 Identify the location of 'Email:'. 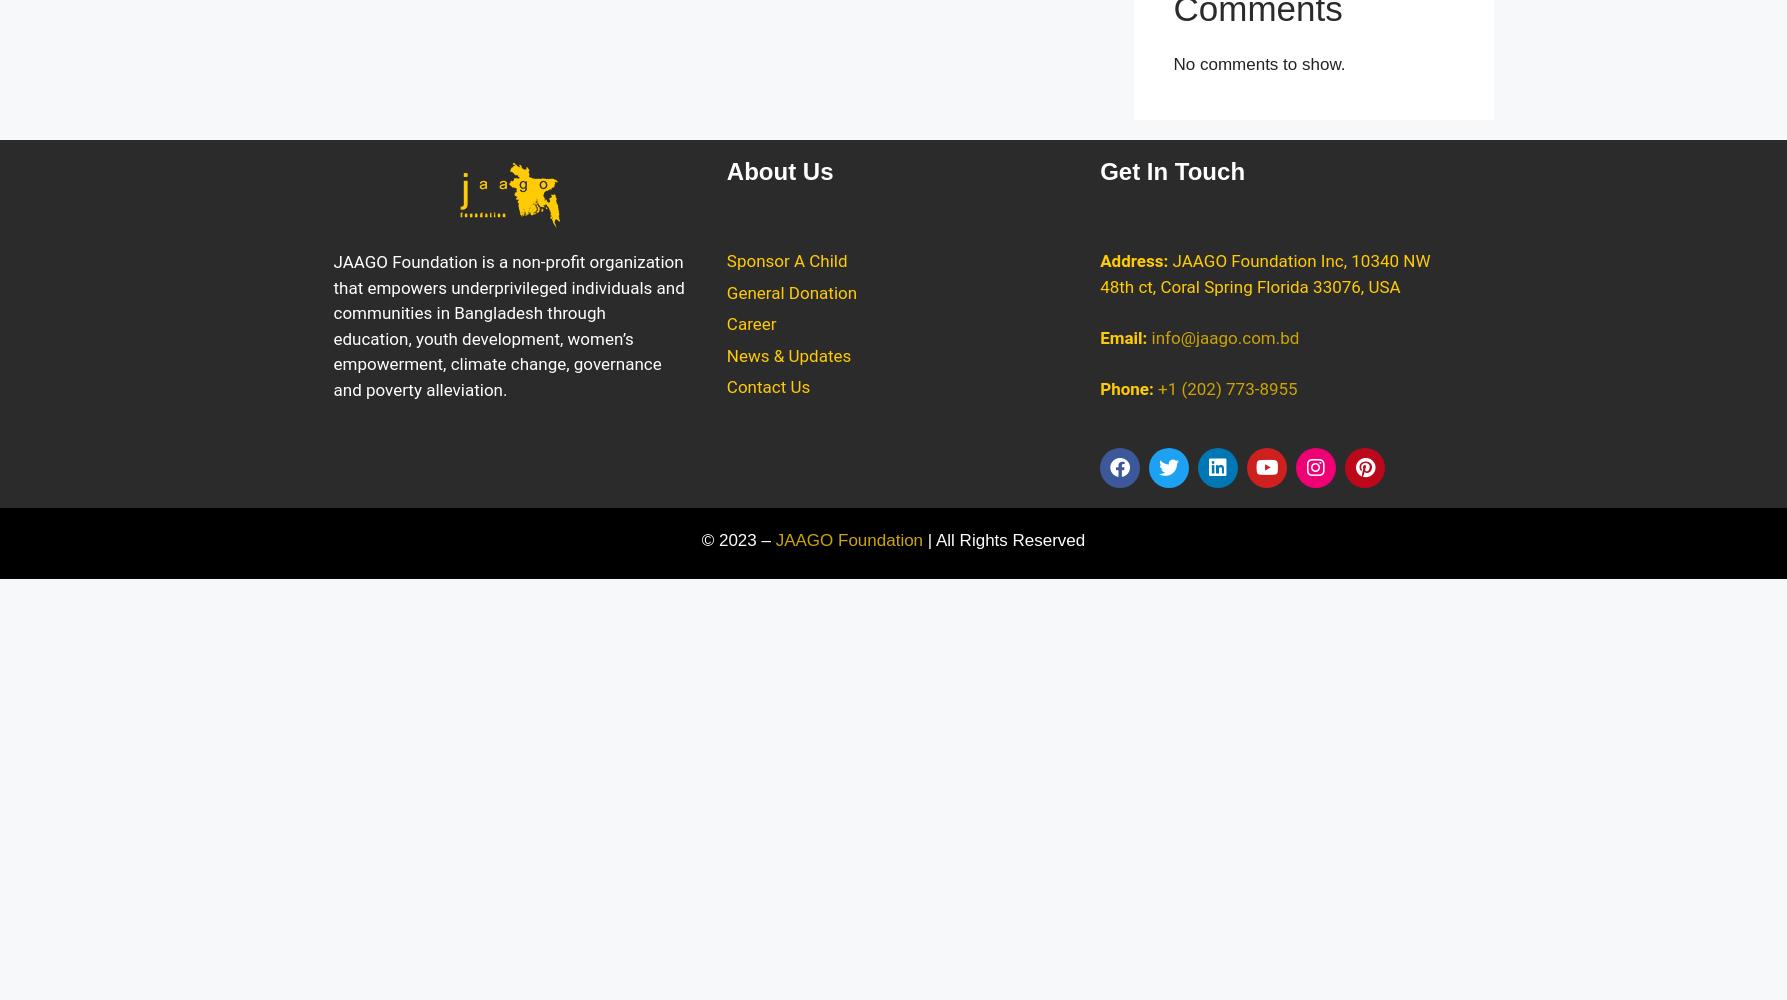
(1123, 336).